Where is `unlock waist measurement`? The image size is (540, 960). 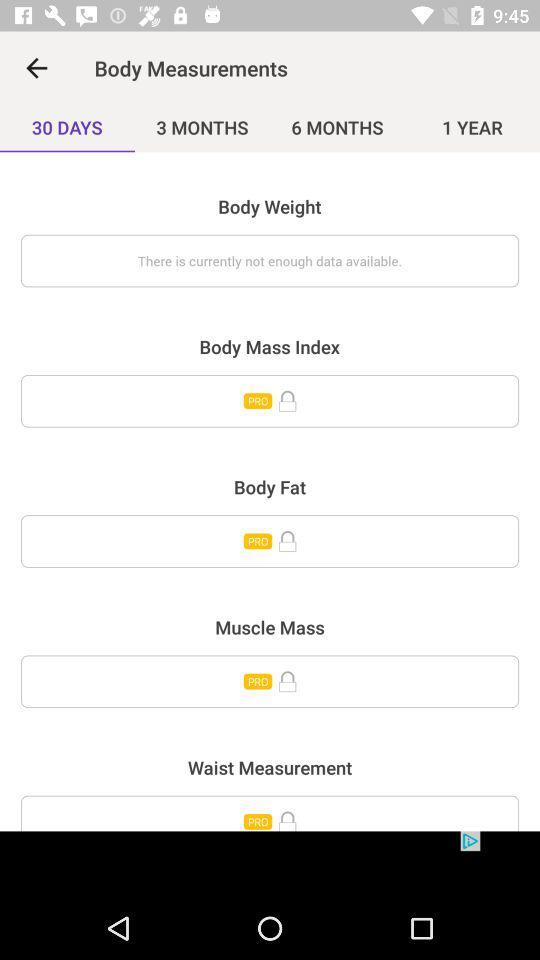
unlock waist measurement is located at coordinates (270, 813).